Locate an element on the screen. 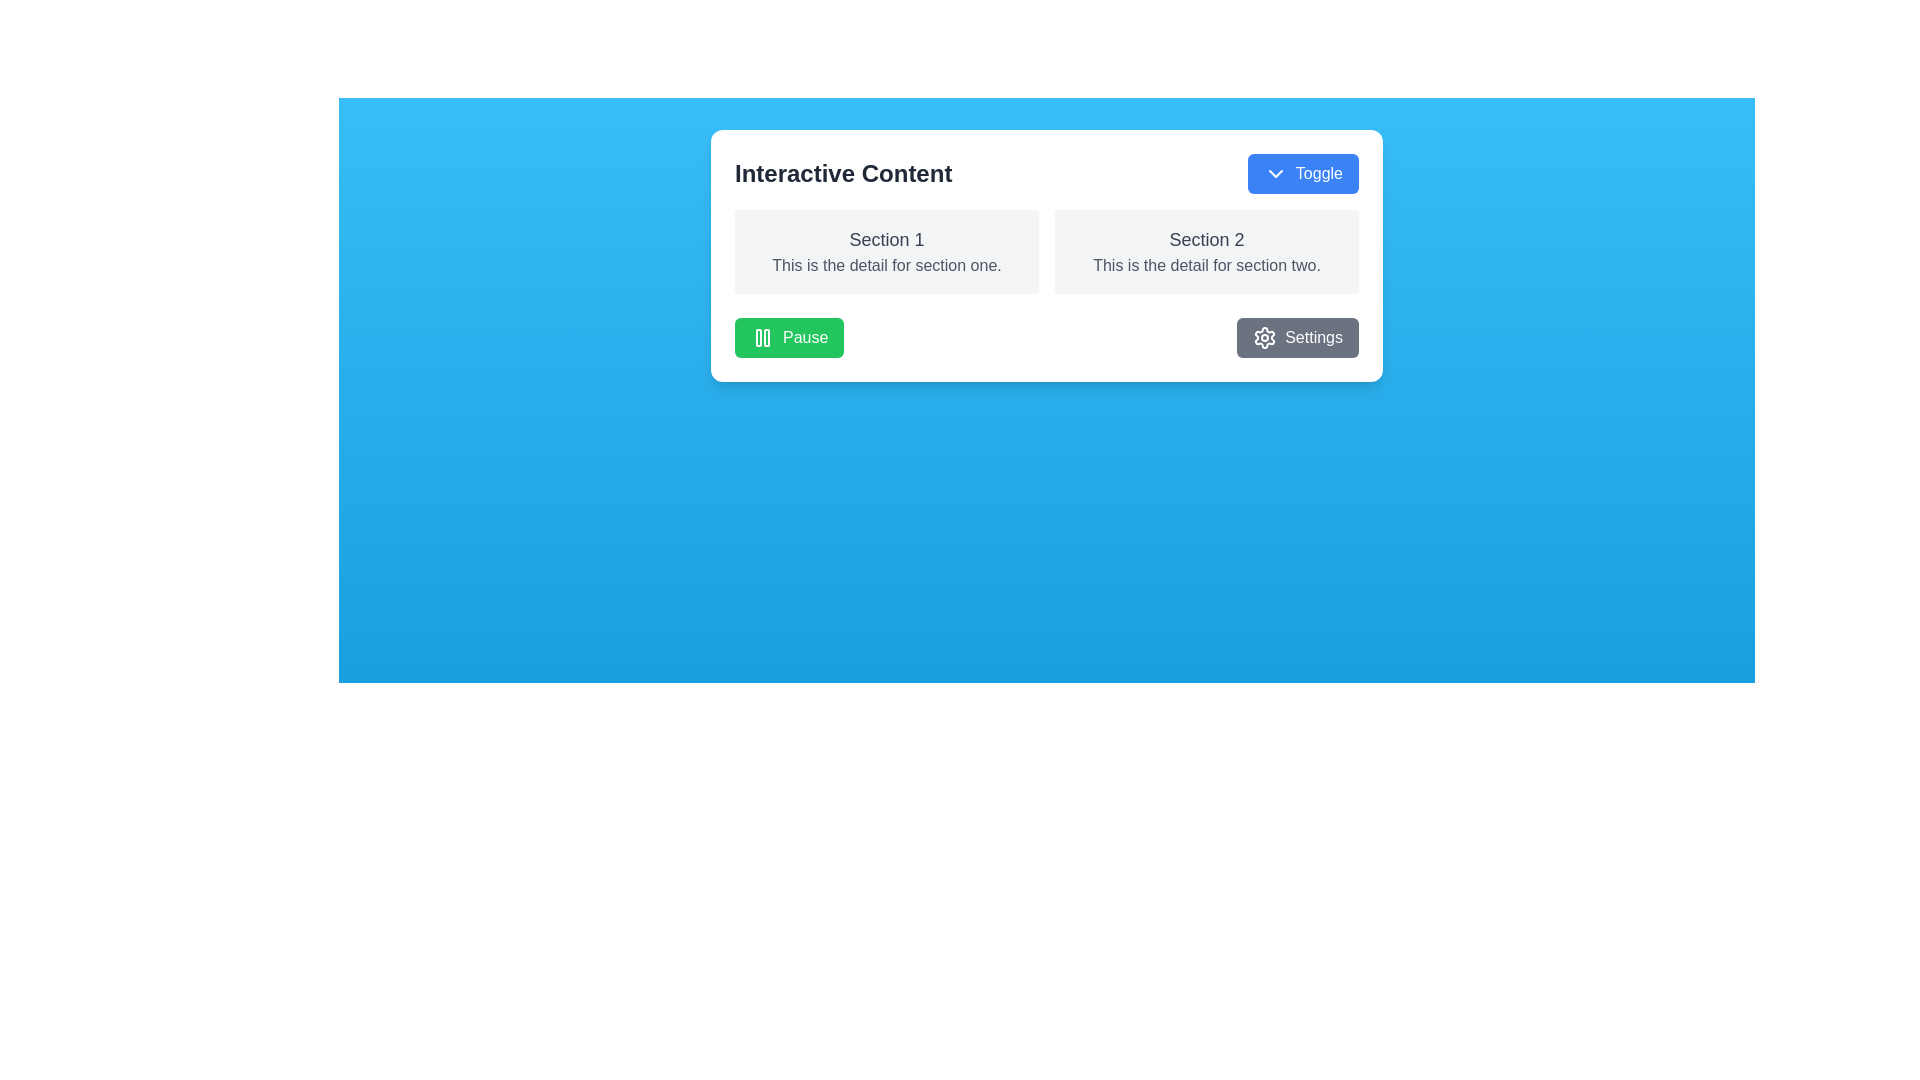  the left vertical bar of the pause icon, which is visually represented within an SVG element, located on a green button in the lower left corner of the card is located at coordinates (757, 337).